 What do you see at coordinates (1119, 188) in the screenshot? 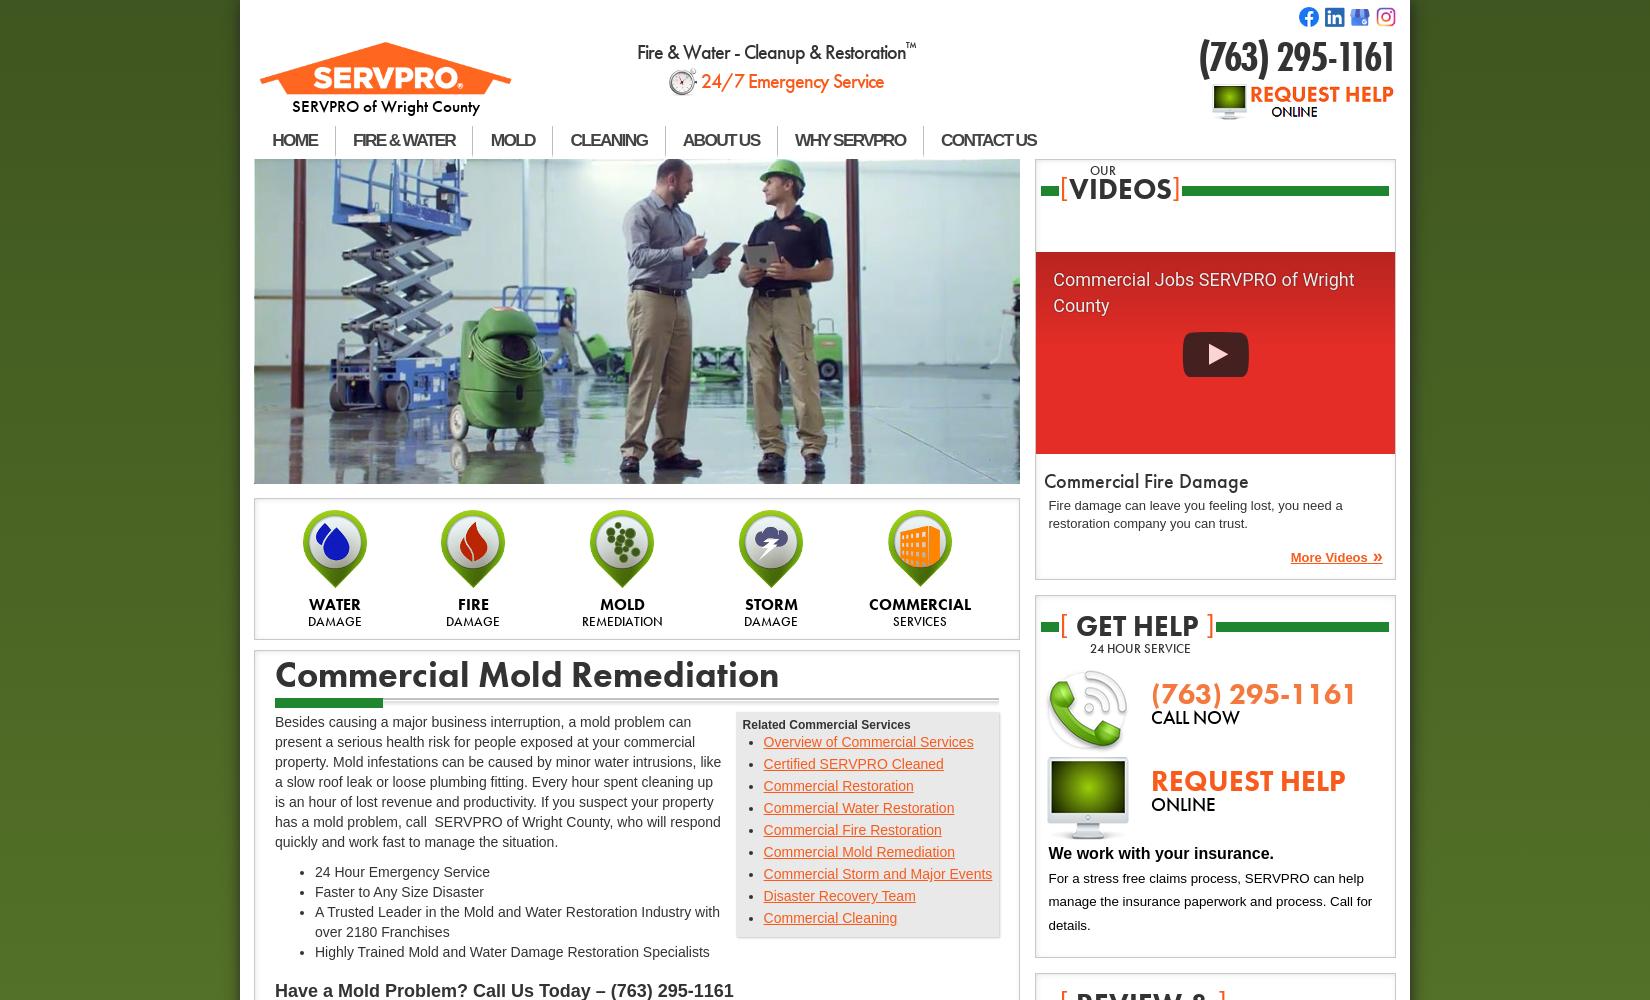
I see `'videos'` at bounding box center [1119, 188].